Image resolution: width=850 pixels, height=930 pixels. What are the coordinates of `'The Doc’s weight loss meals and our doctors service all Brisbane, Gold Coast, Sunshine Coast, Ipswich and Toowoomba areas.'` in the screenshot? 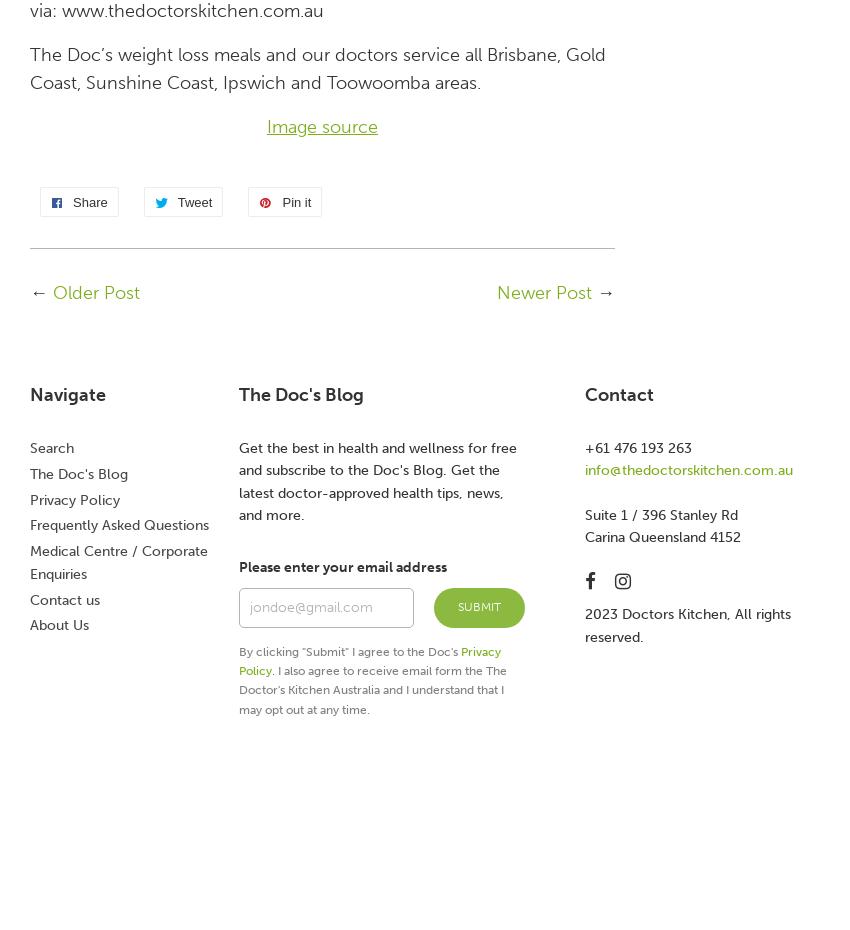 It's located at (317, 67).